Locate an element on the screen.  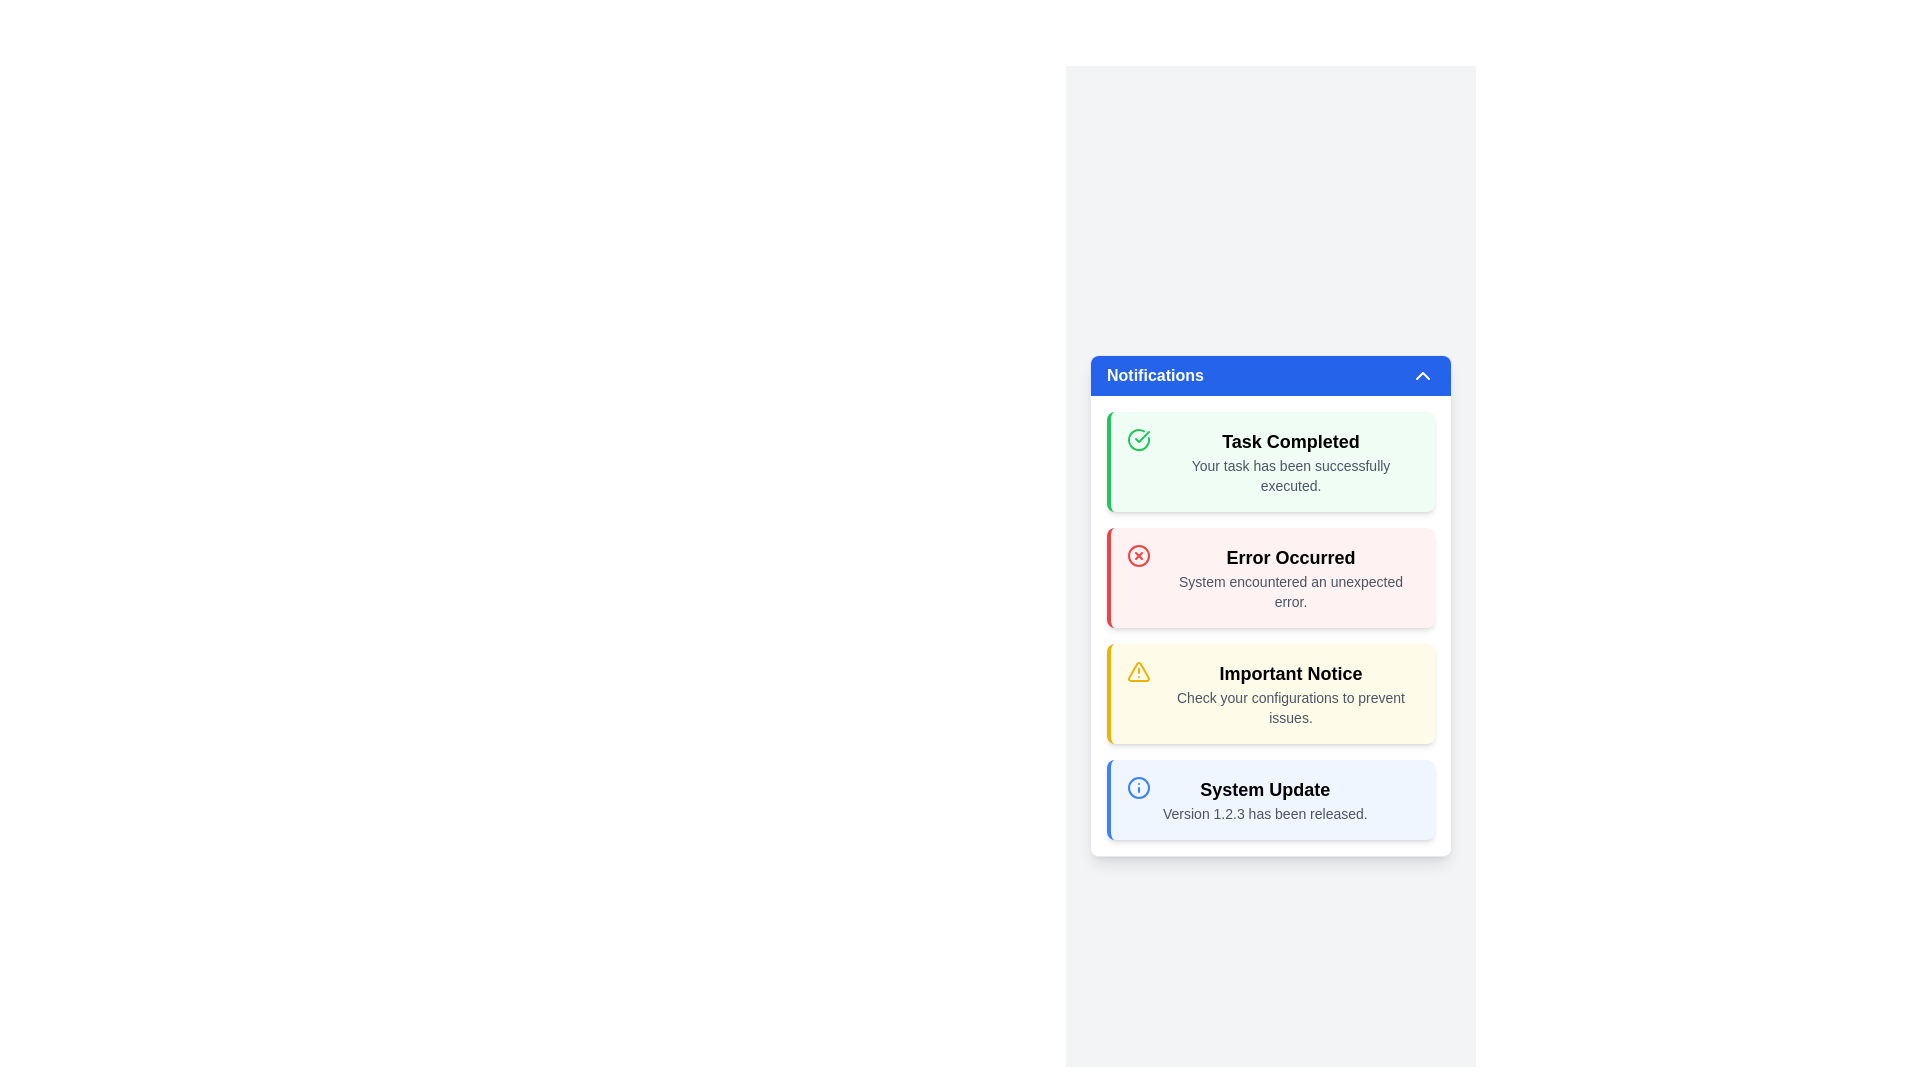
the error notification box located as the second notification in the list, positioned between 'Task Completed' and 'Important Notice' is located at coordinates (1270, 578).